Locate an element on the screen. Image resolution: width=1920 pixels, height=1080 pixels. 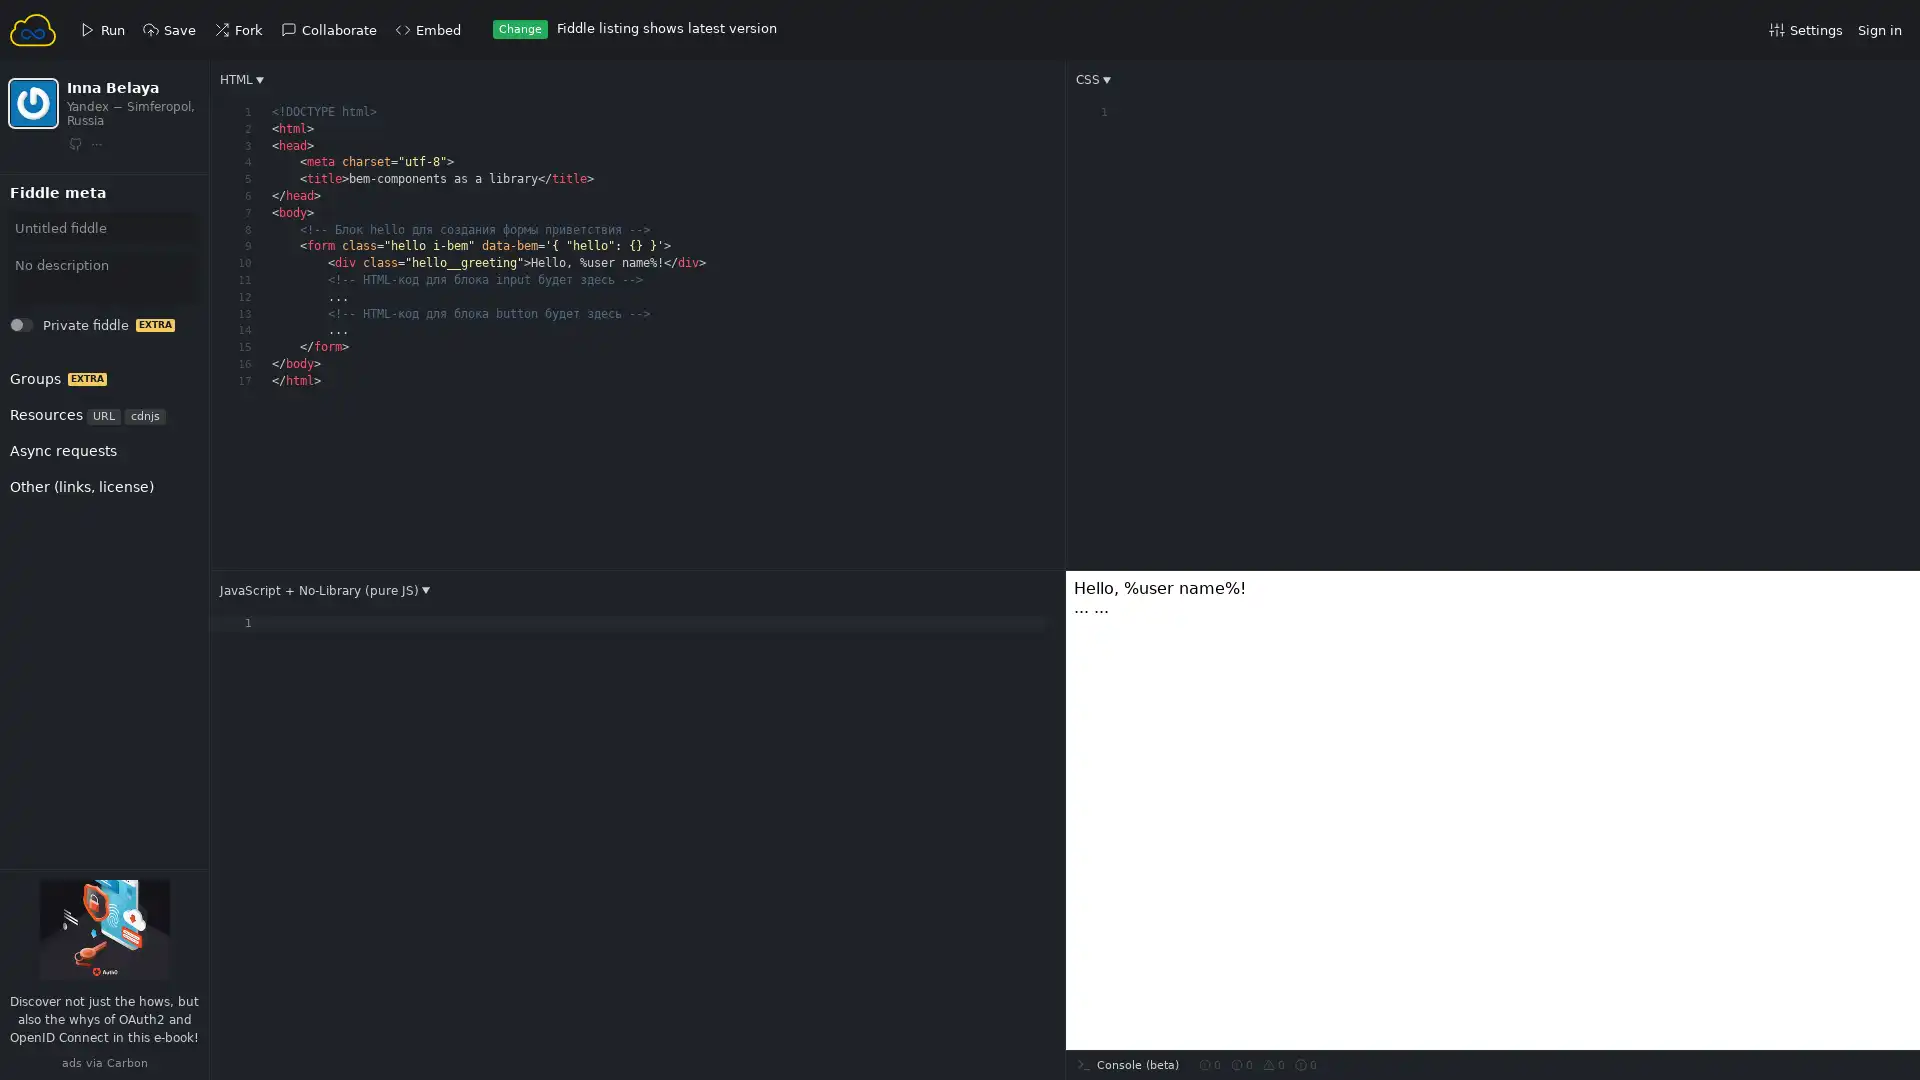
Fork is located at coordinates (41, 215).